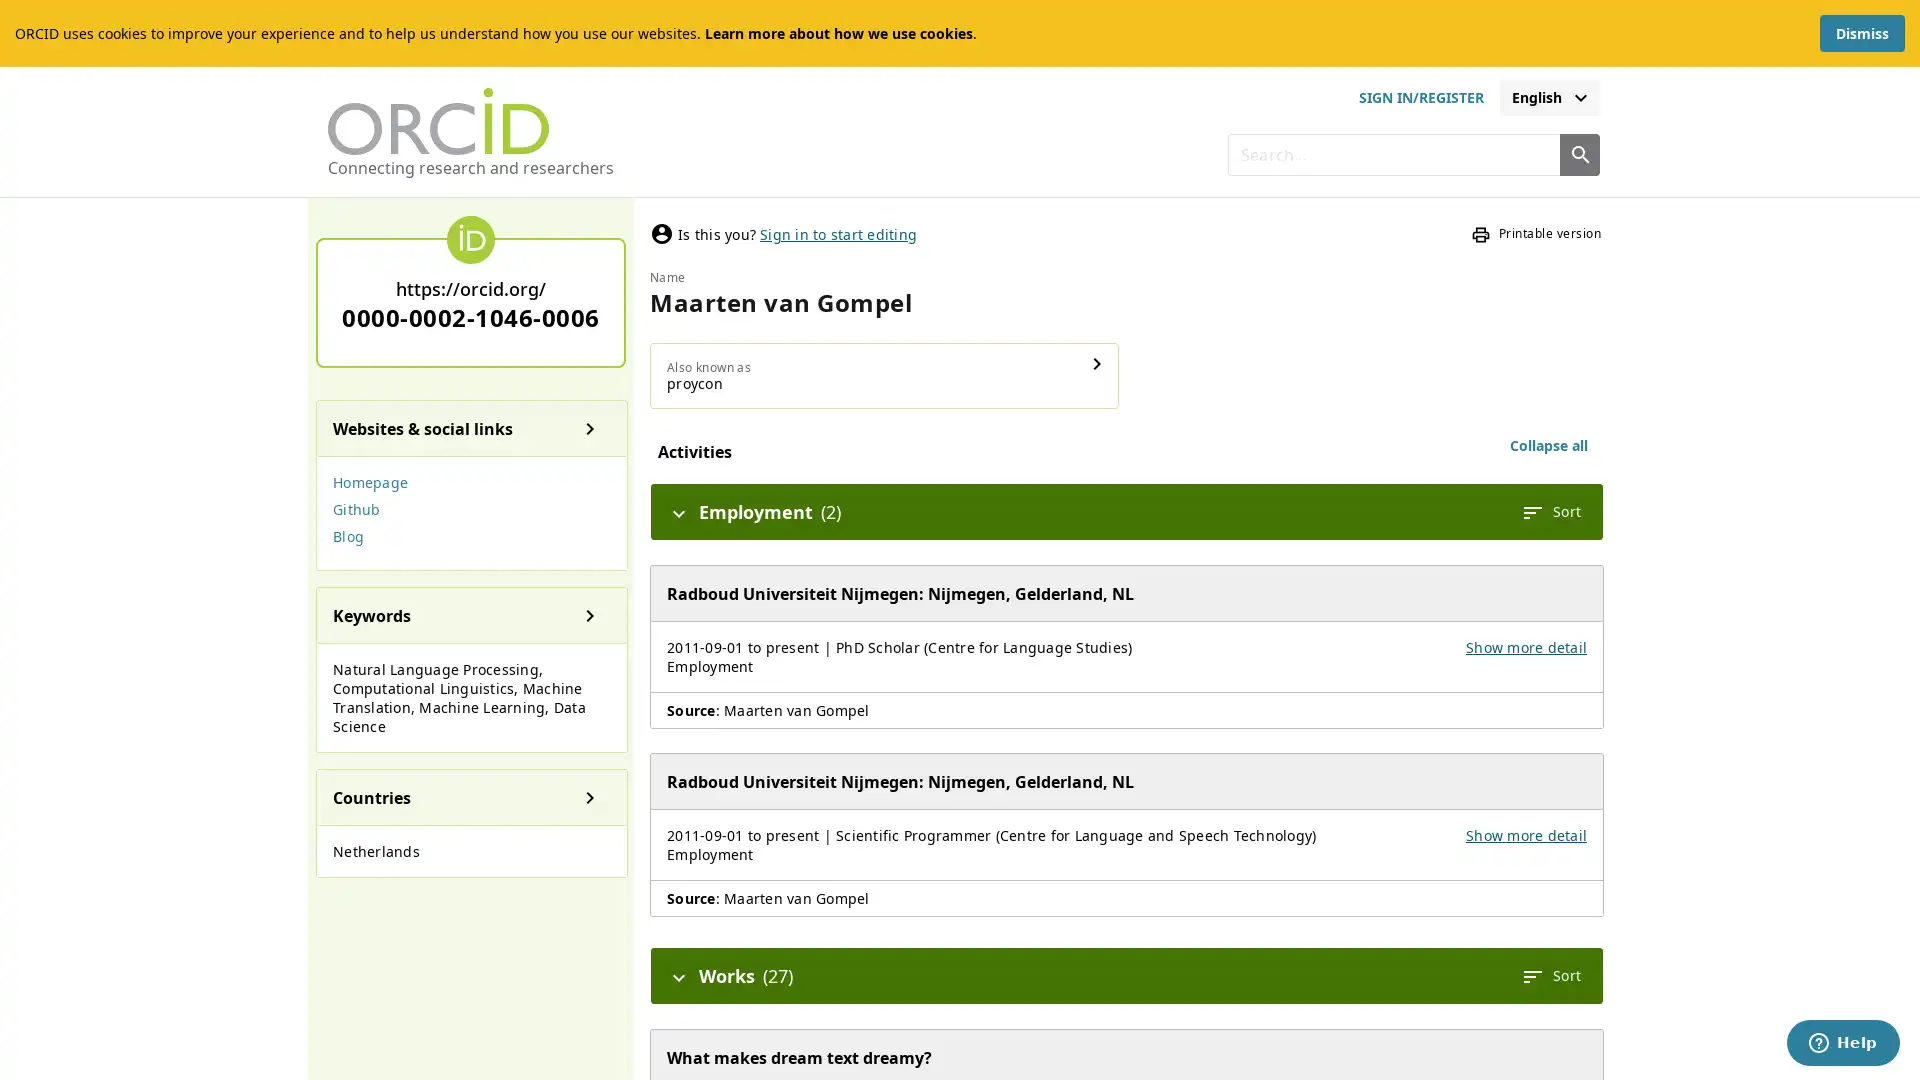 The height and width of the screenshot is (1080, 1920). What do you see at coordinates (1861, 33) in the screenshot?
I see `Dismiss` at bounding box center [1861, 33].